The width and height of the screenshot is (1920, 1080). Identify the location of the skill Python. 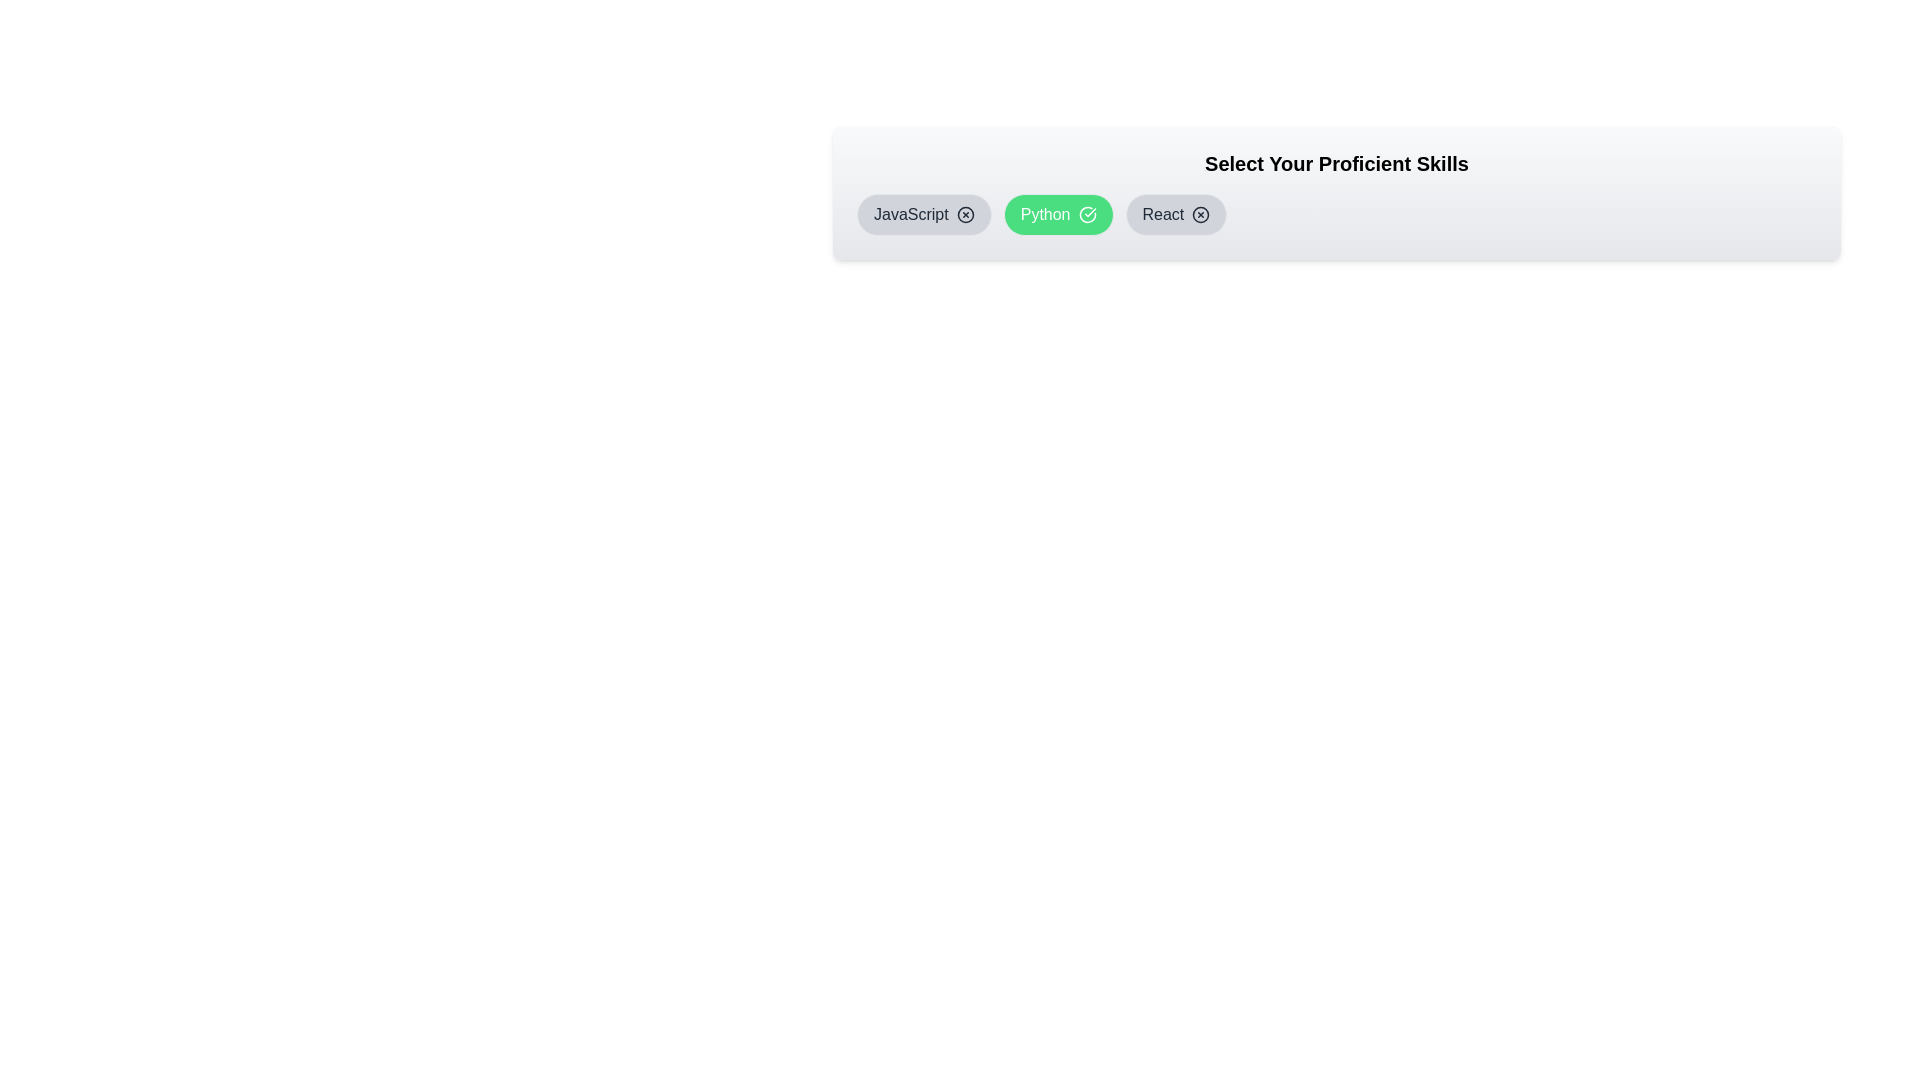
(1056, 215).